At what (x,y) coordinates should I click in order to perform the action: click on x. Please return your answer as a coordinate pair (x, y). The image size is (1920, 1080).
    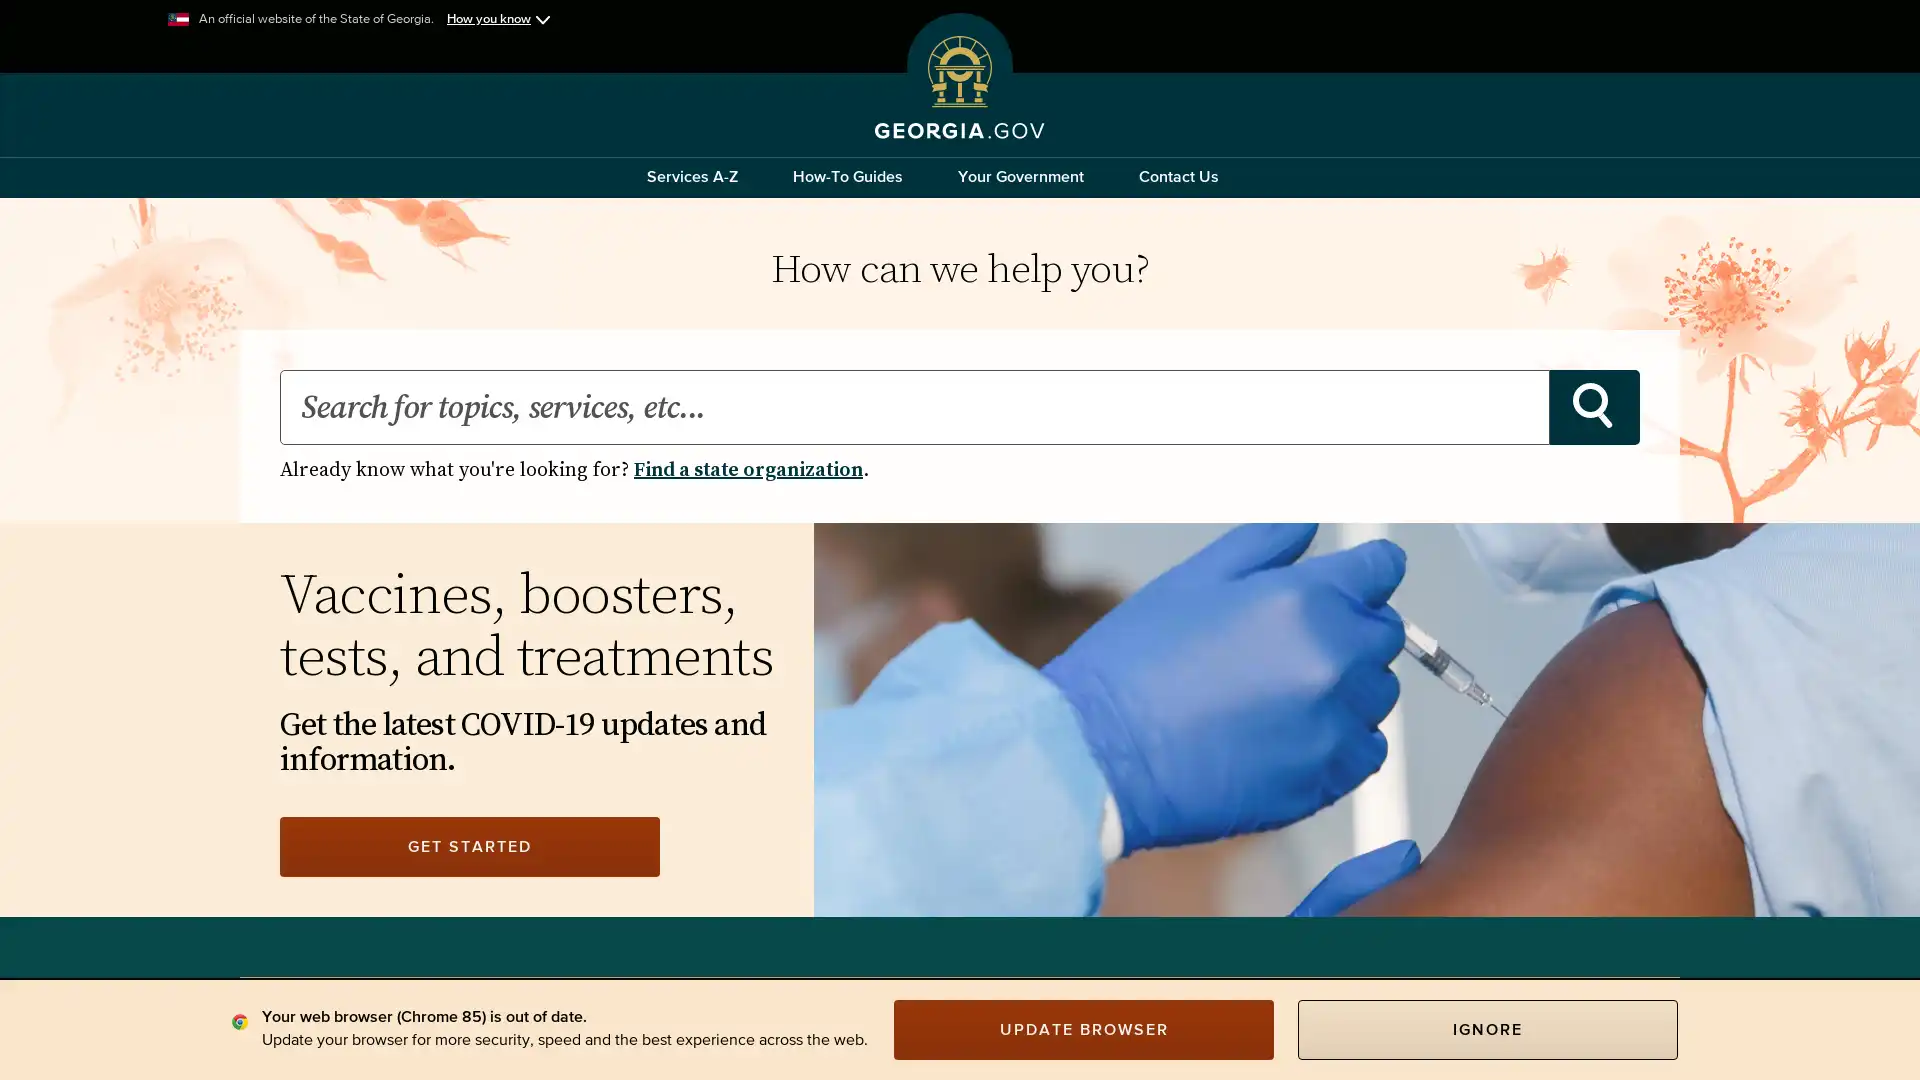
    Looking at the image, I should click on (469, 455).